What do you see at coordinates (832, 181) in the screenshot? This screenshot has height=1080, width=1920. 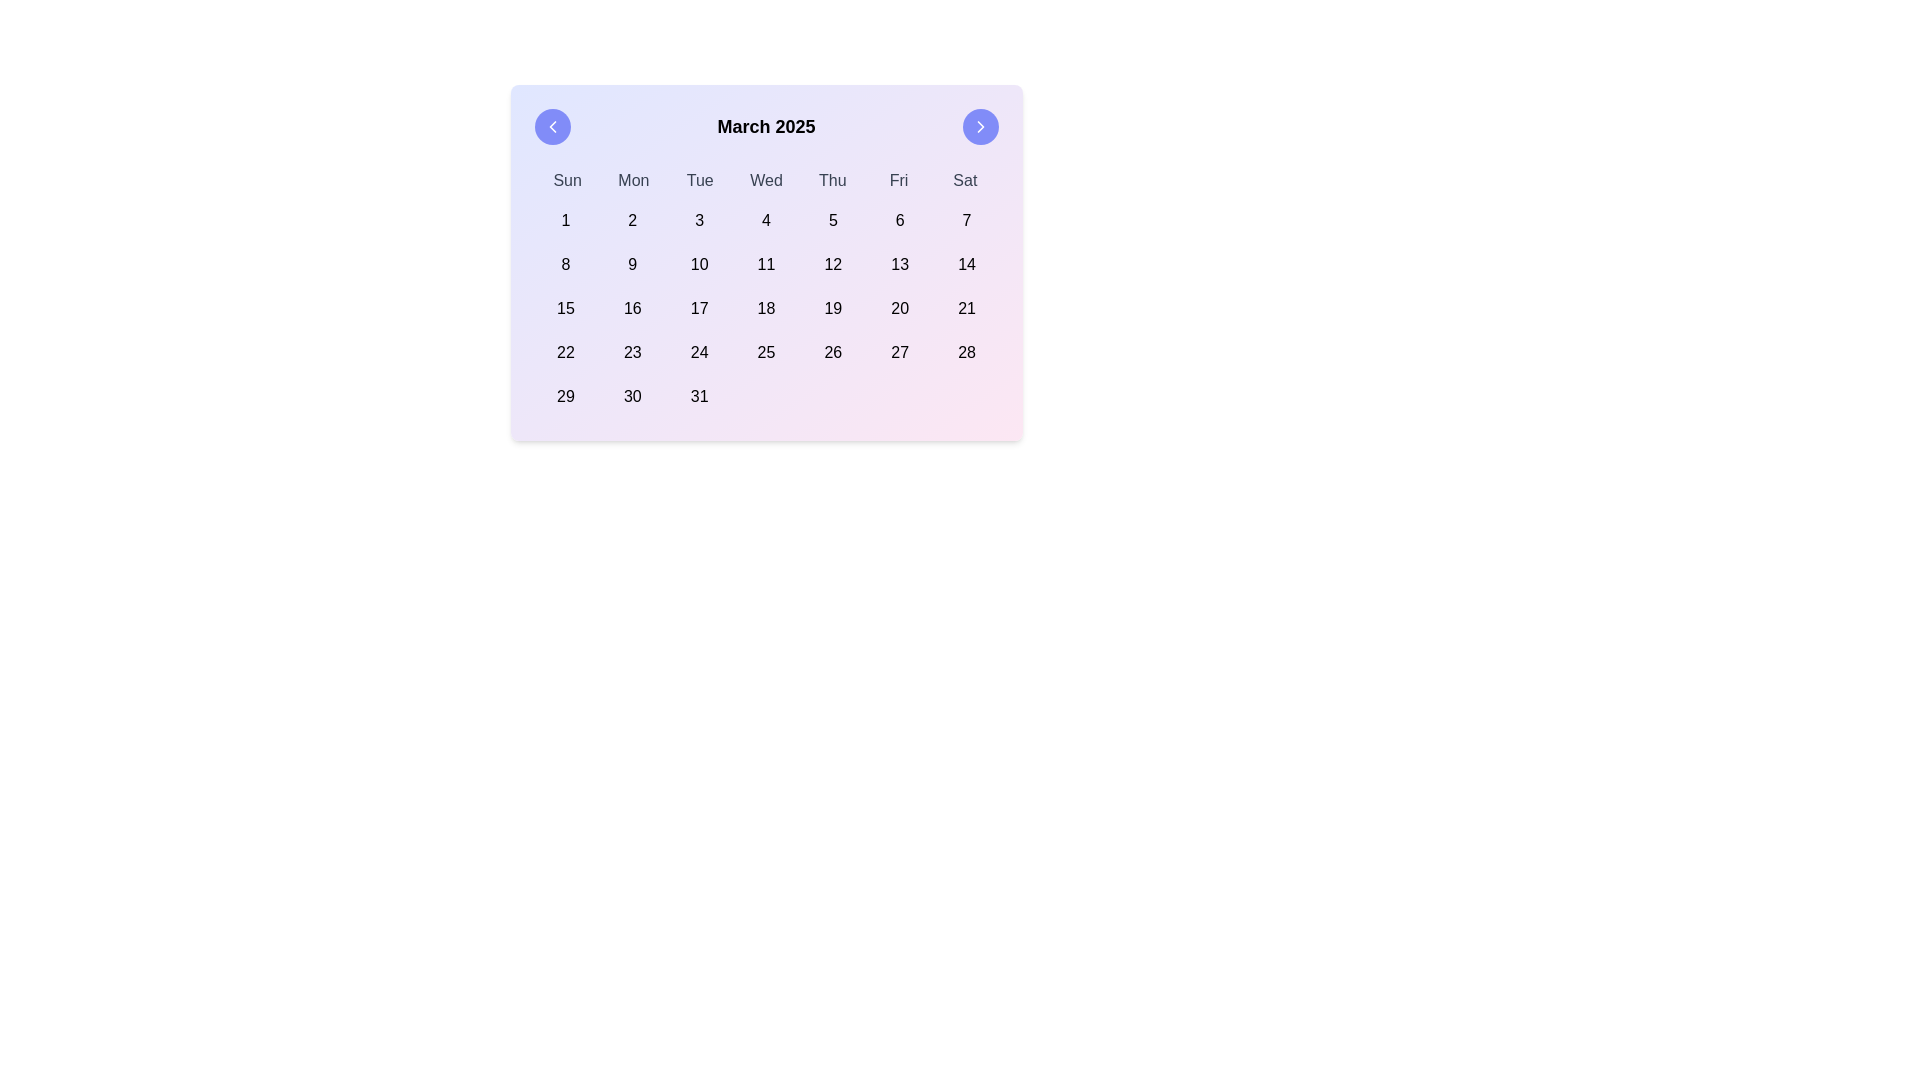 I see `the 'Thursday' text label in the calendar UI, which is the fifth element in a row of day names` at bounding box center [832, 181].